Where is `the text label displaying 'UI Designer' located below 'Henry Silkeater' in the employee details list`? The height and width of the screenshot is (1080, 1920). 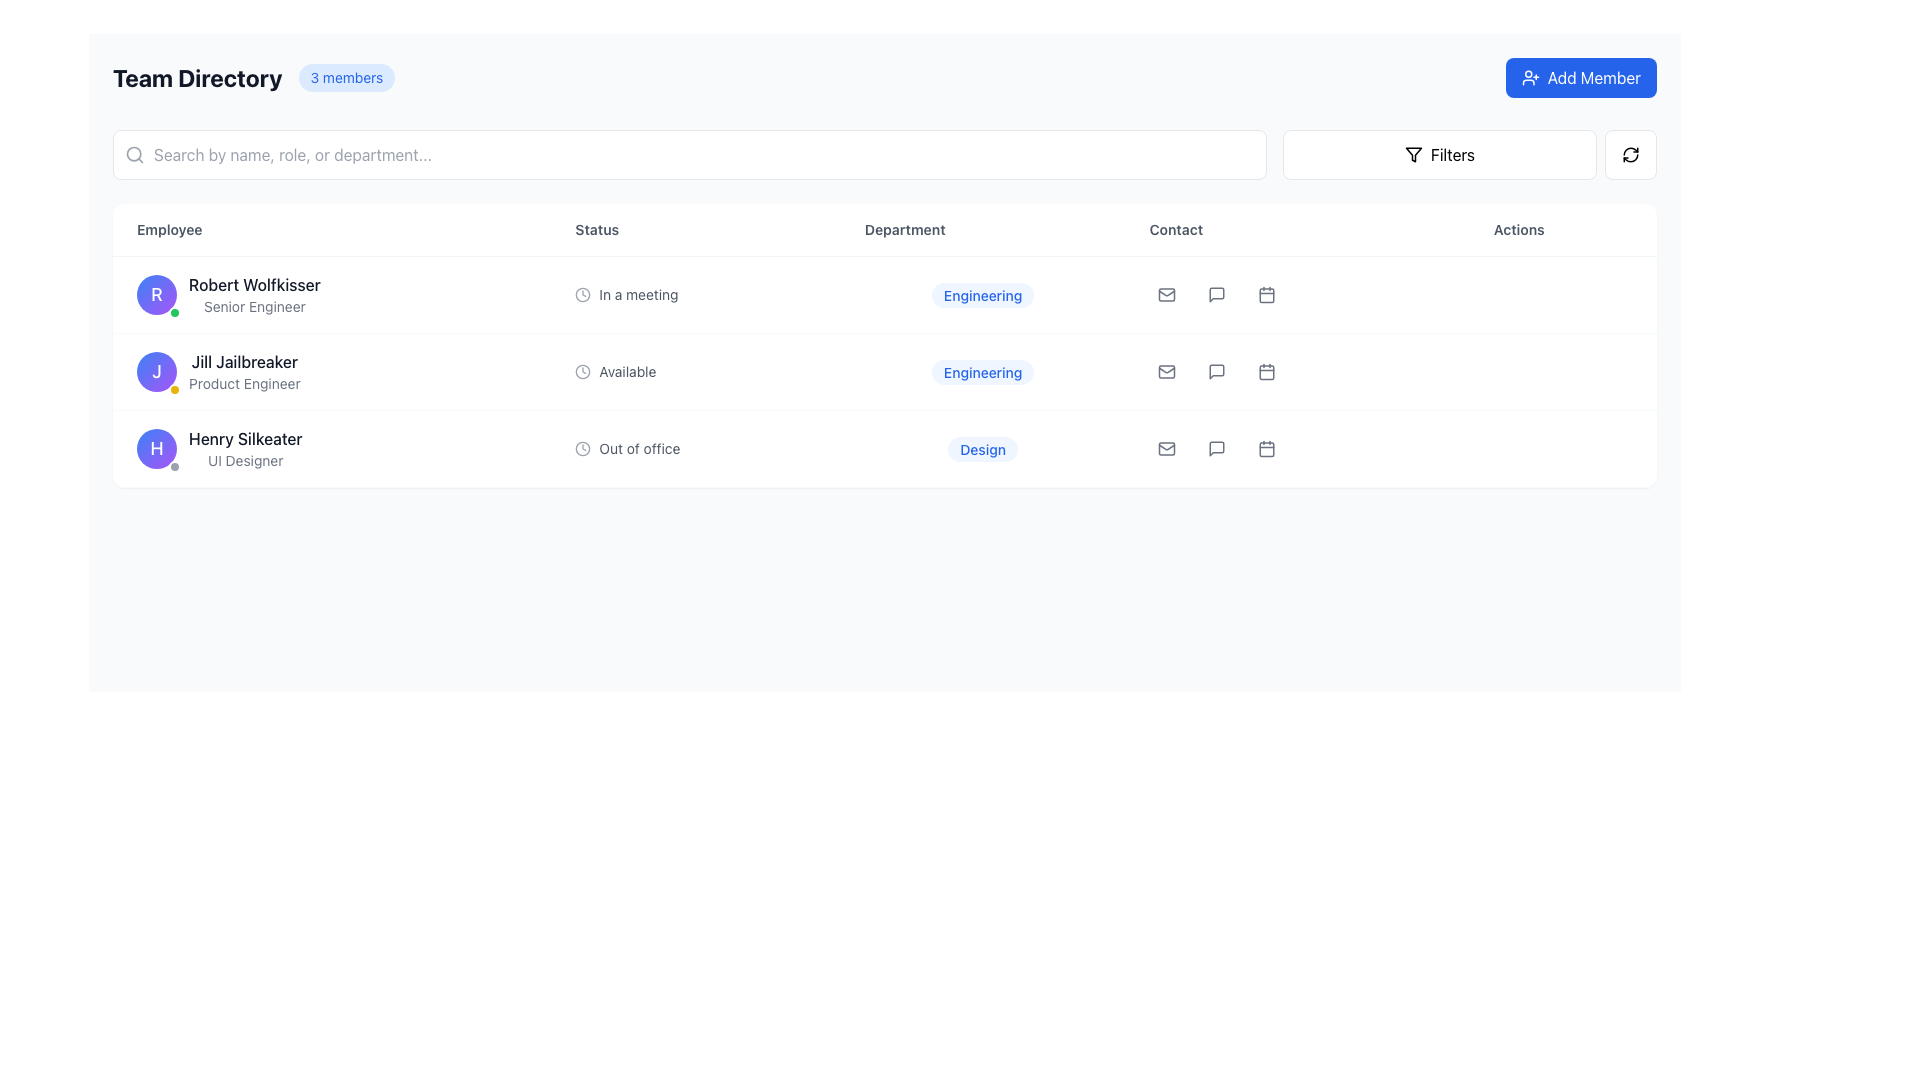 the text label displaying 'UI Designer' located below 'Henry Silkeater' in the employee details list is located at coordinates (244, 461).